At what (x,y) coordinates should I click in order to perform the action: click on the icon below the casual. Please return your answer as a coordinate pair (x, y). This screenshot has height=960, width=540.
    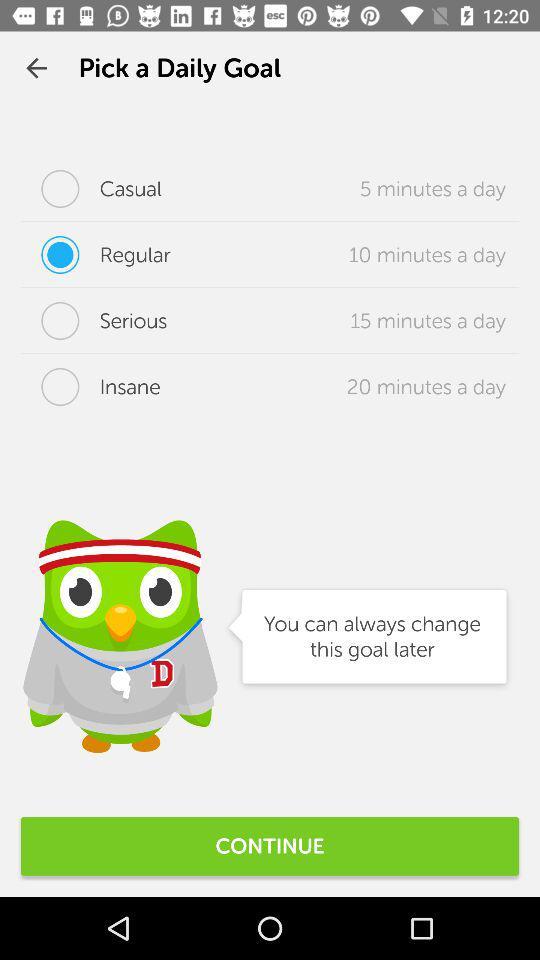
    Looking at the image, I should click on (94, 253).